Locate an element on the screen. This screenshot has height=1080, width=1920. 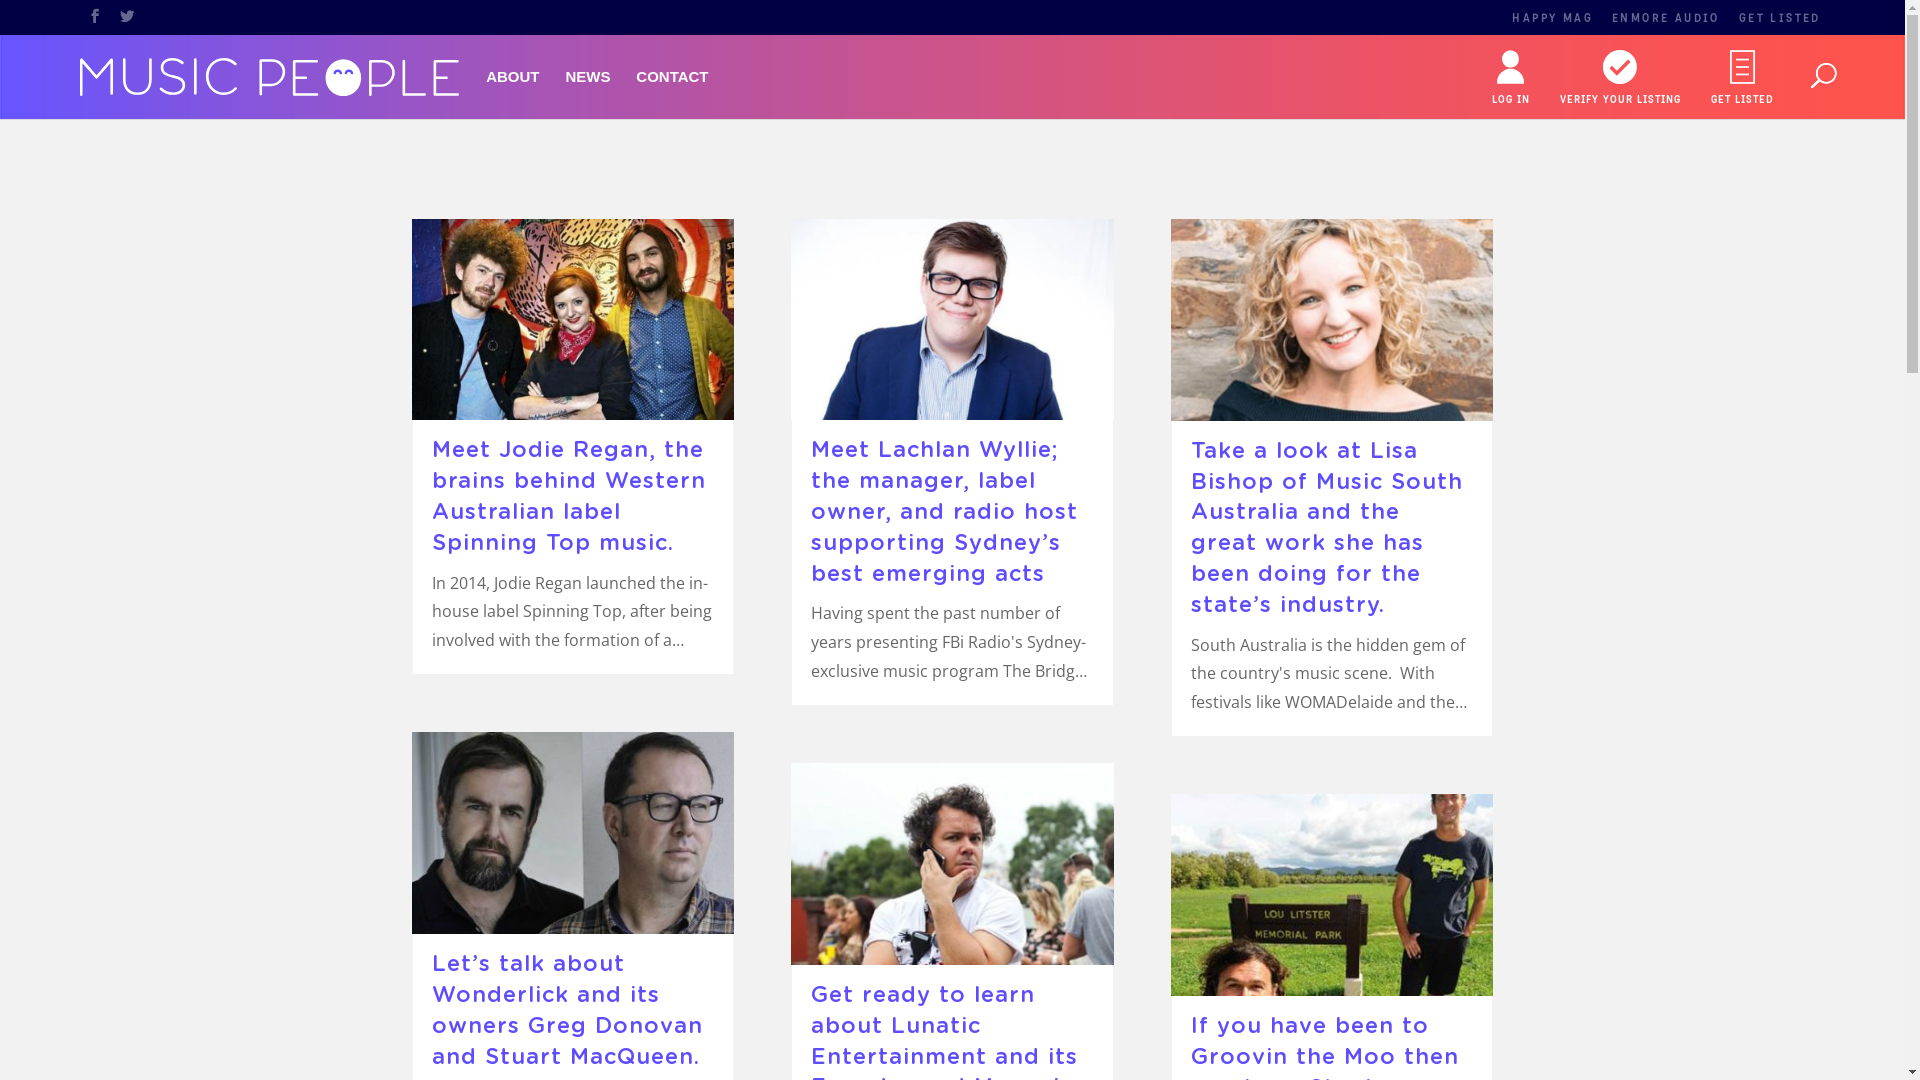
'CONTACT' is located at coordinates (672, 94).